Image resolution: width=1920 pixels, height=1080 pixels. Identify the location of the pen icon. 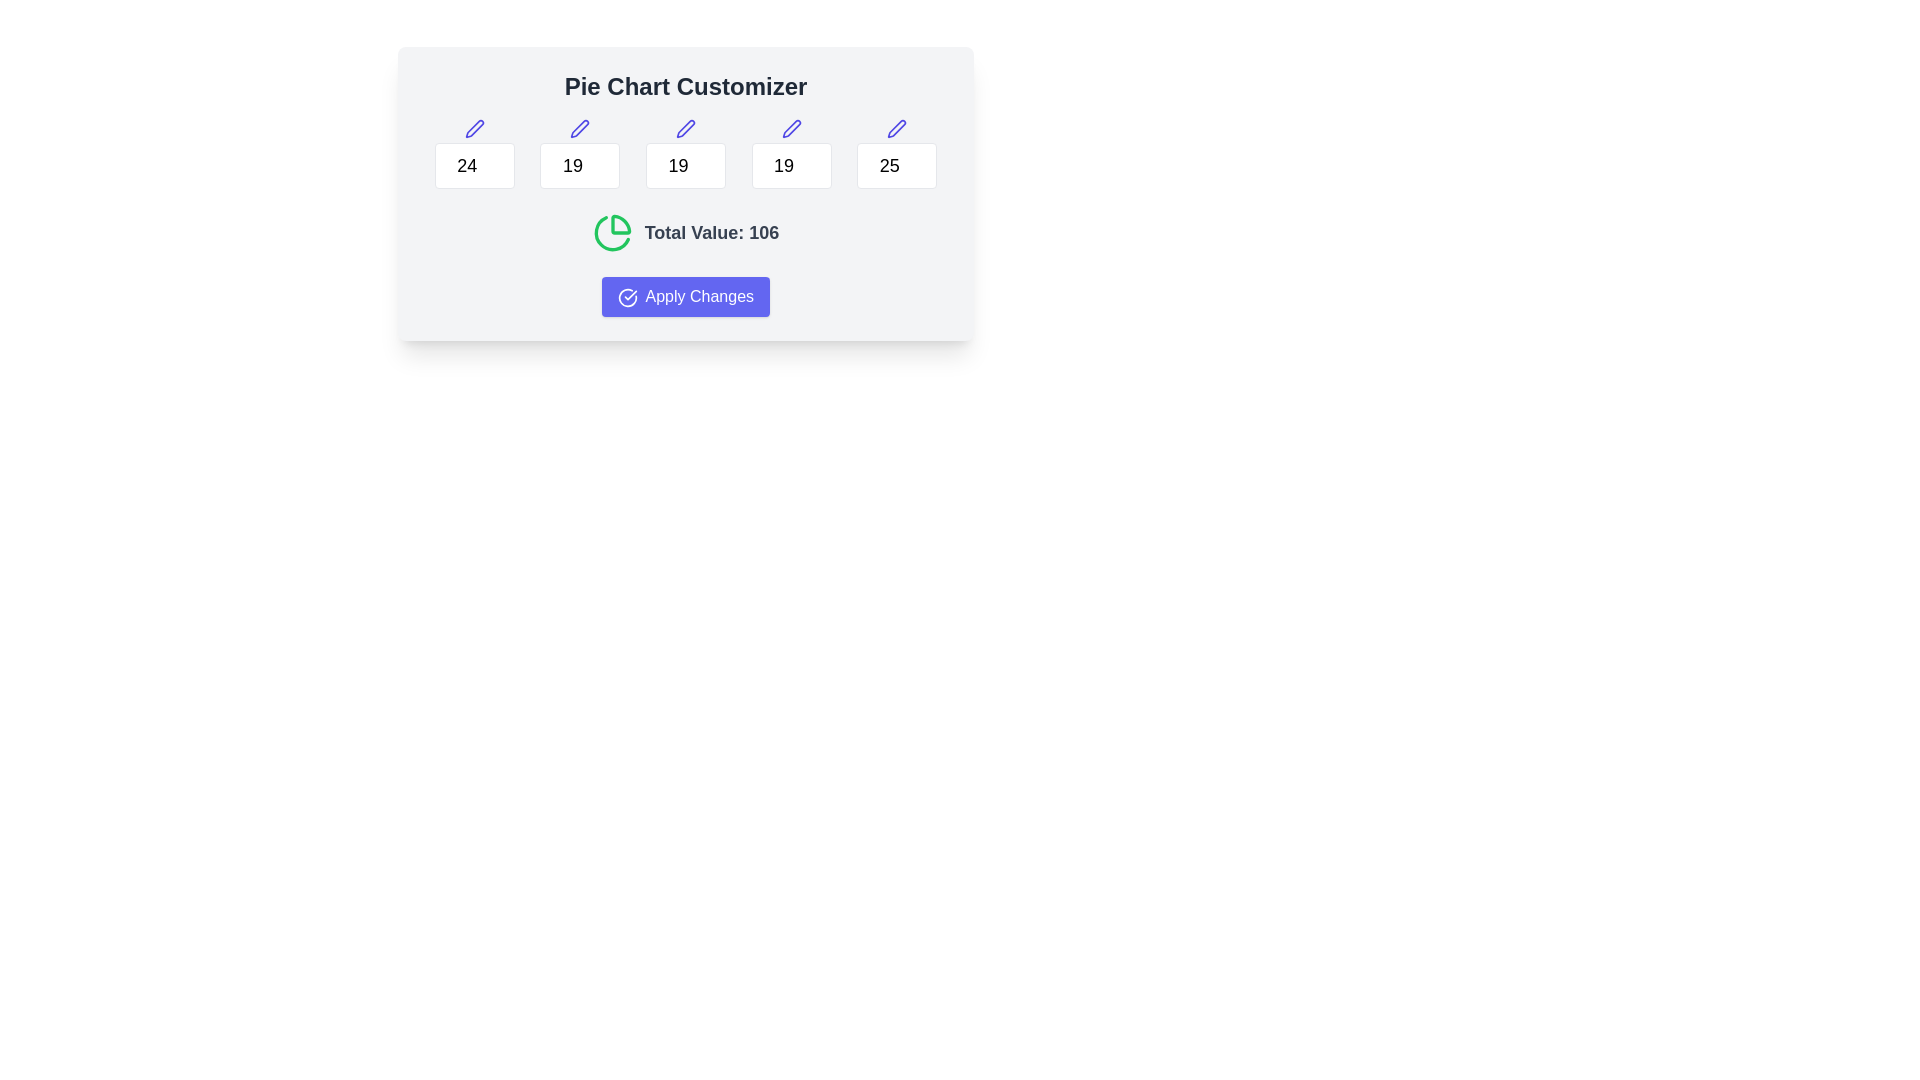
(790, 128).